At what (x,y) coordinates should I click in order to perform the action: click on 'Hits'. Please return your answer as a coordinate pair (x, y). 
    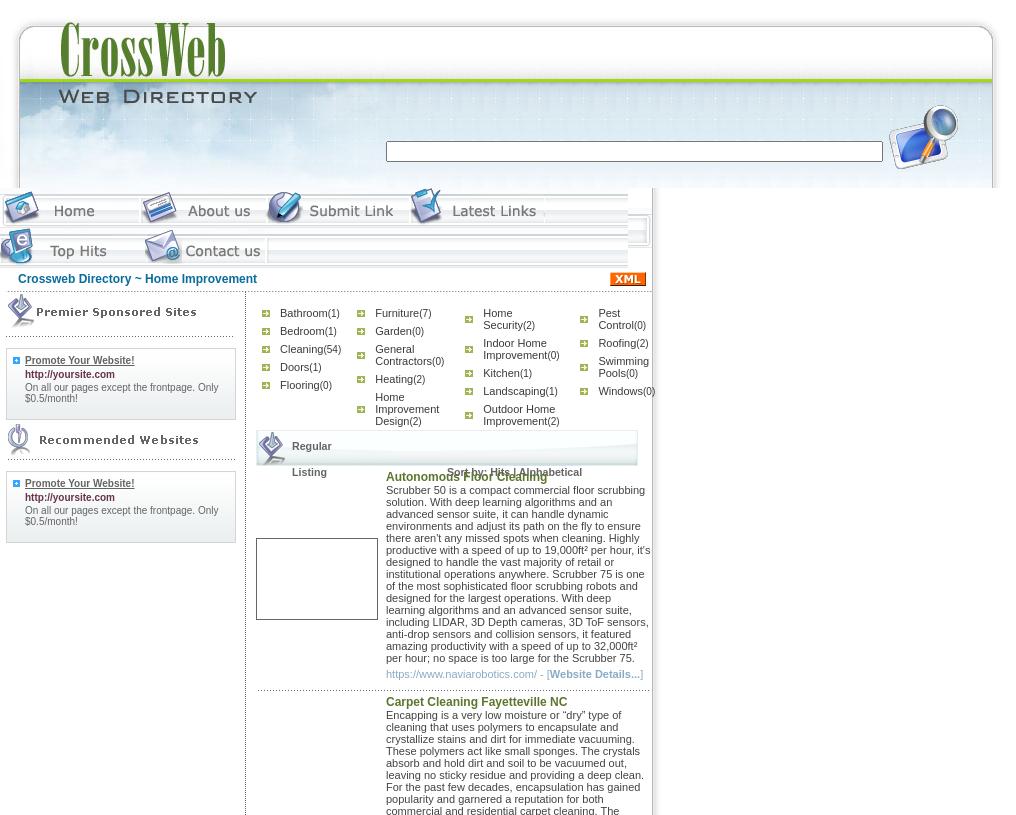
    Looking at the image, I should click on (499, 471).